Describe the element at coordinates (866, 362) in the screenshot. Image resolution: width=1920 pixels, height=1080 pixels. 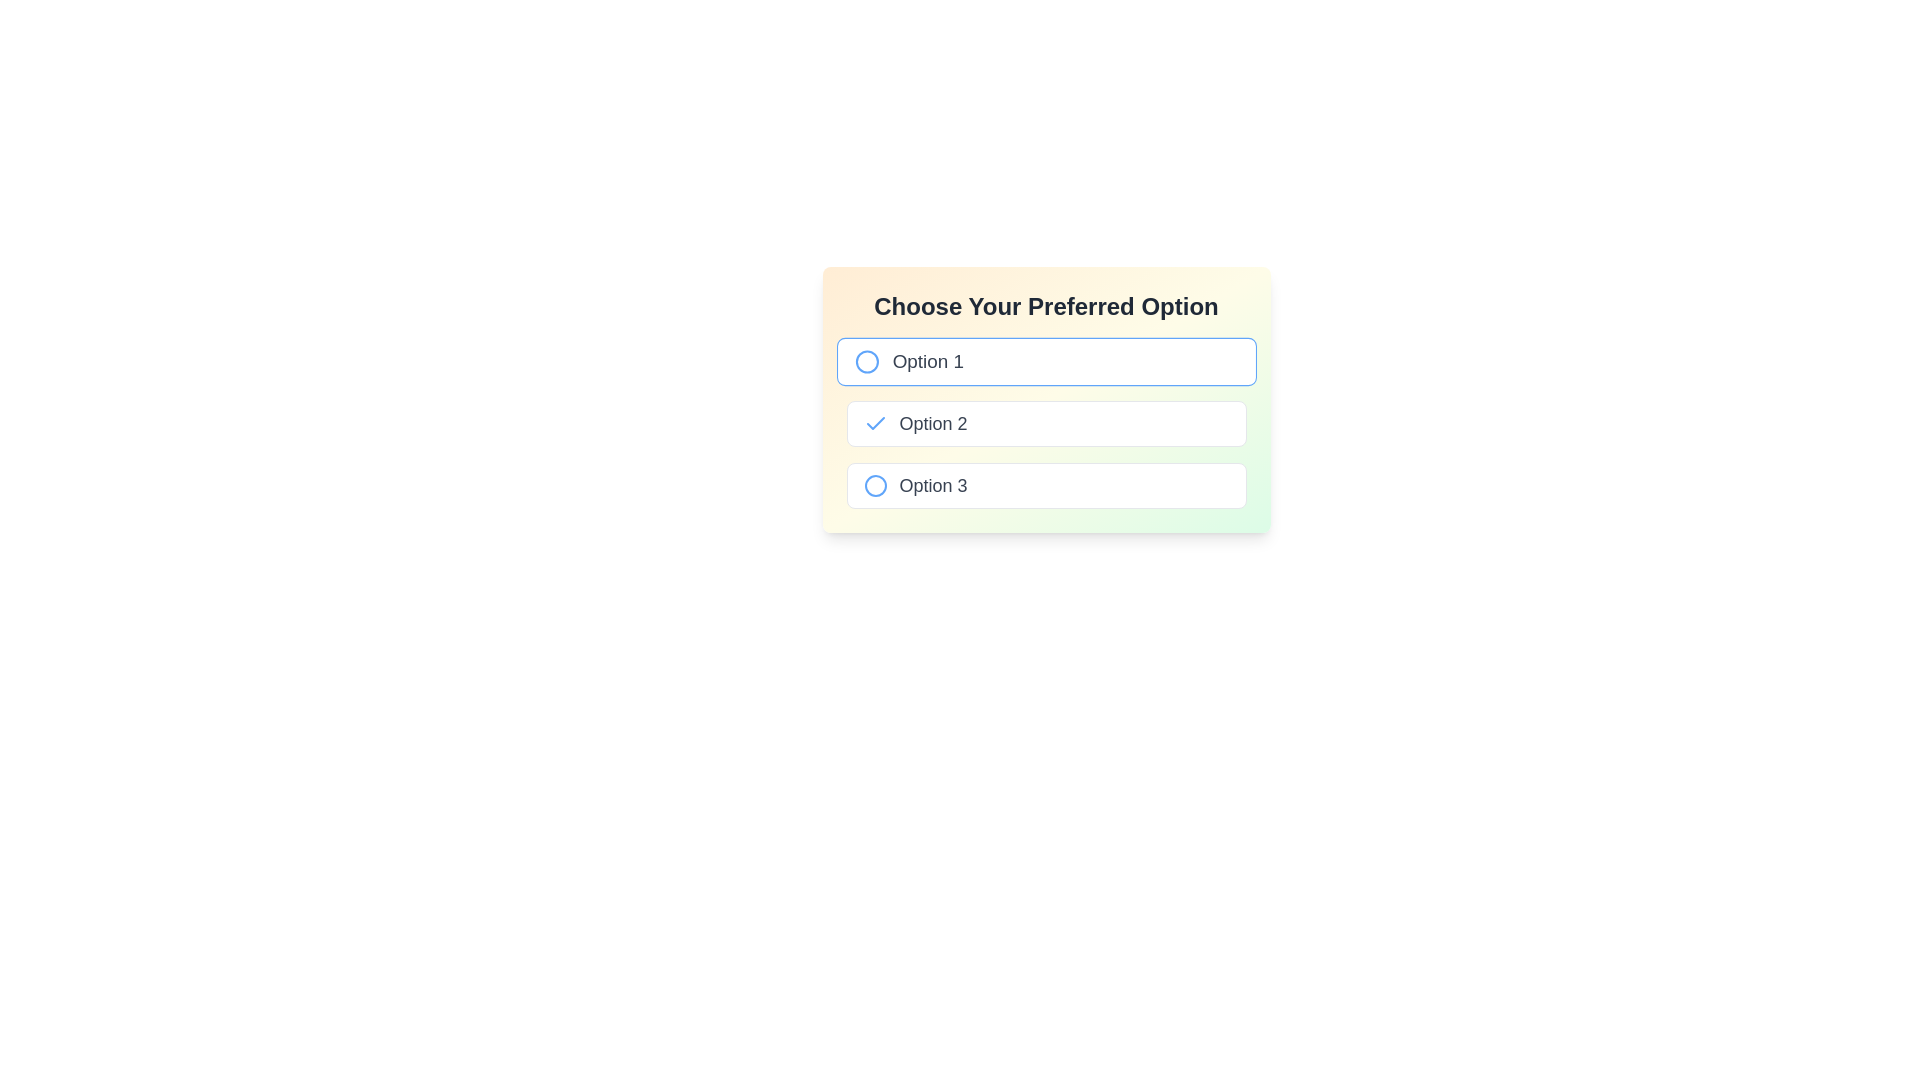
I see `the circle indicator for 'Option 1'` at that location.